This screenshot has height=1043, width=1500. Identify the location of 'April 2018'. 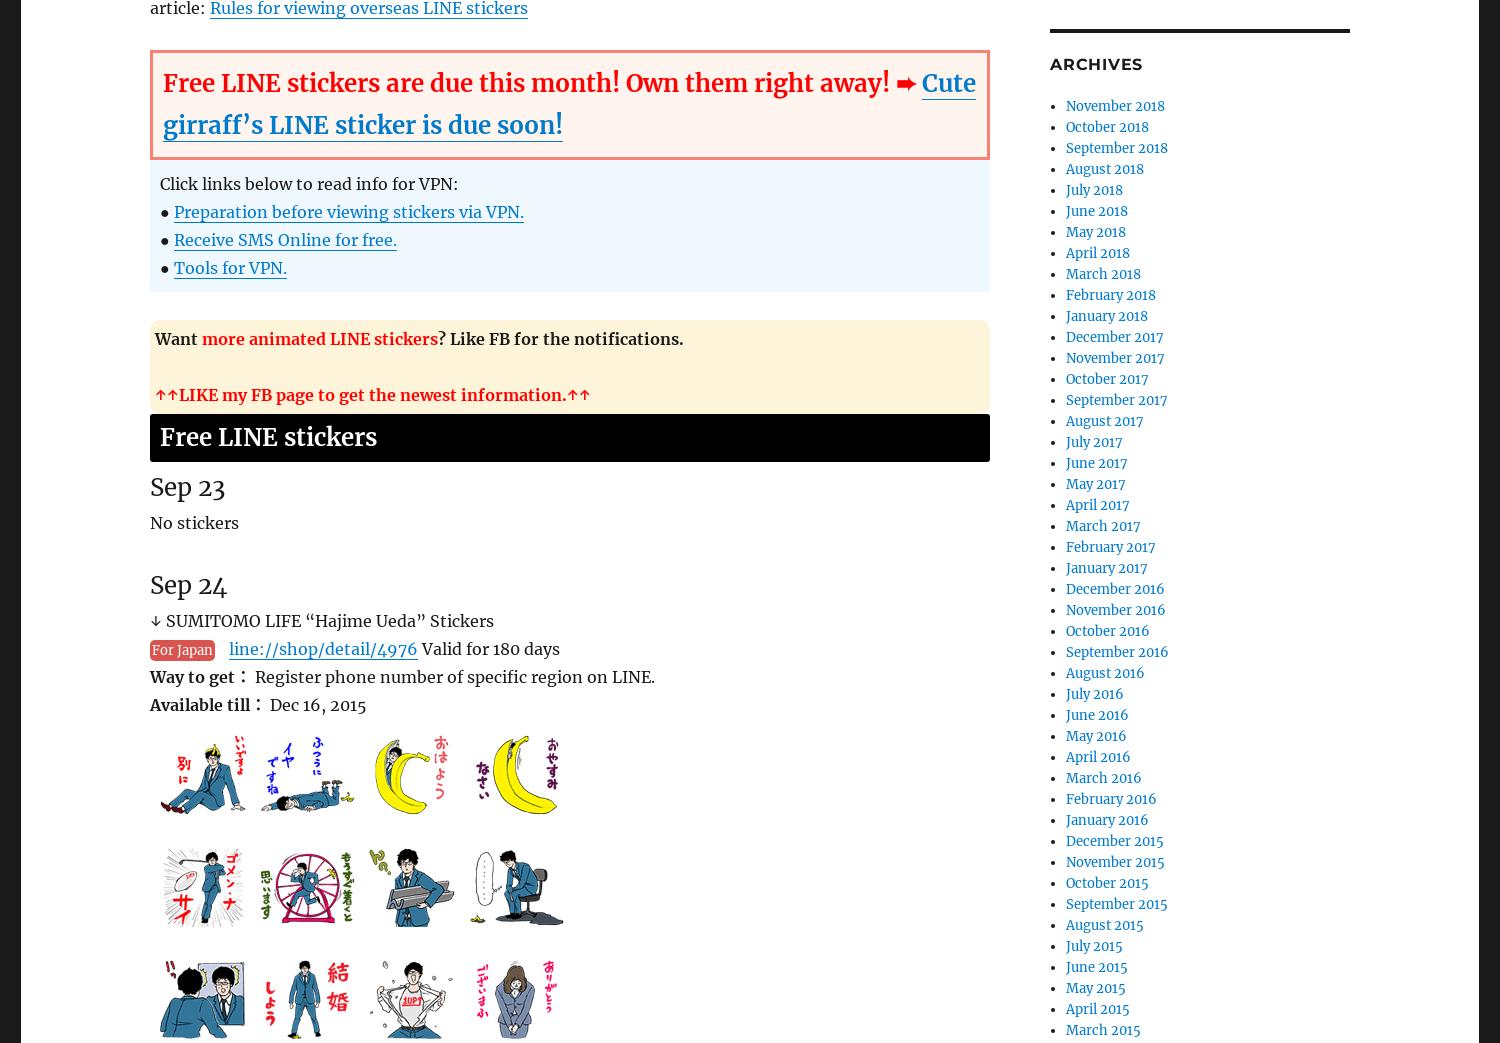
(1065, 252).